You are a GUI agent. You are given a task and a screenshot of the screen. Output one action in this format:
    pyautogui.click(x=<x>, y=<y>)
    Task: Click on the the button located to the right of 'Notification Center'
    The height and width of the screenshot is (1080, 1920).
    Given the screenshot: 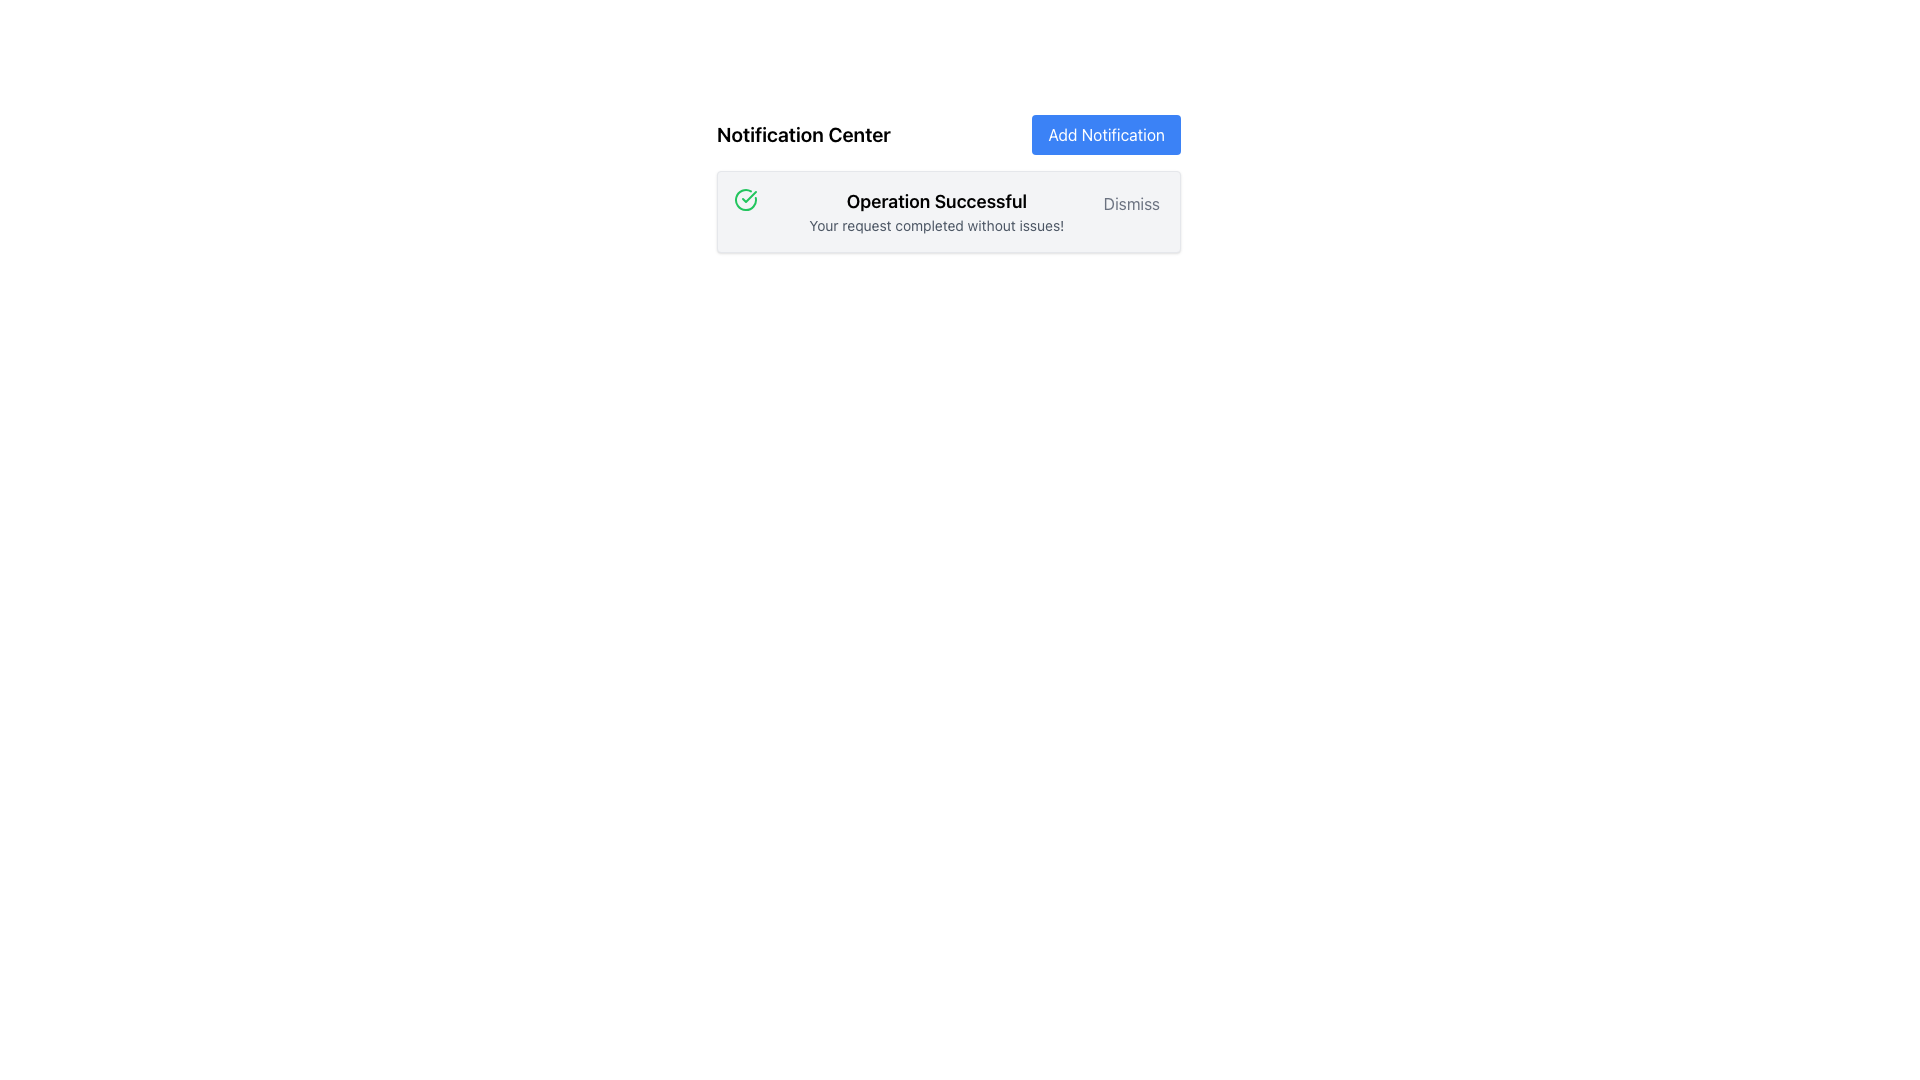 What is the action you would take?
    pyautogui.click(x=1105, y=135)
    